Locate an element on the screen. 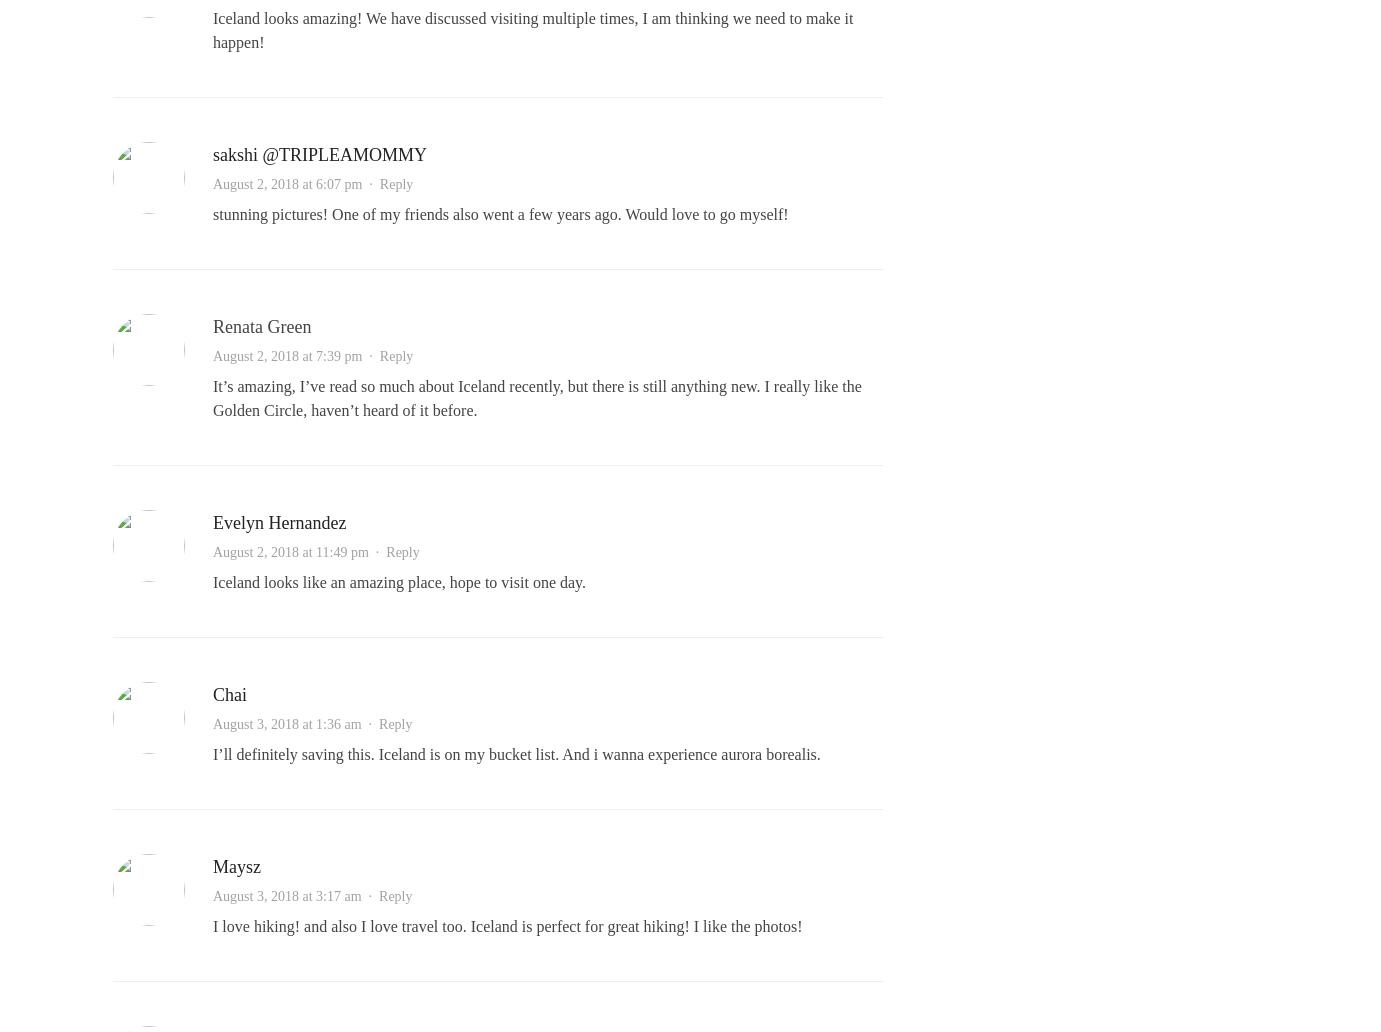  'Iceland looks like an amazing place, hope to visit one day.' is located at coordinates (399, 582).